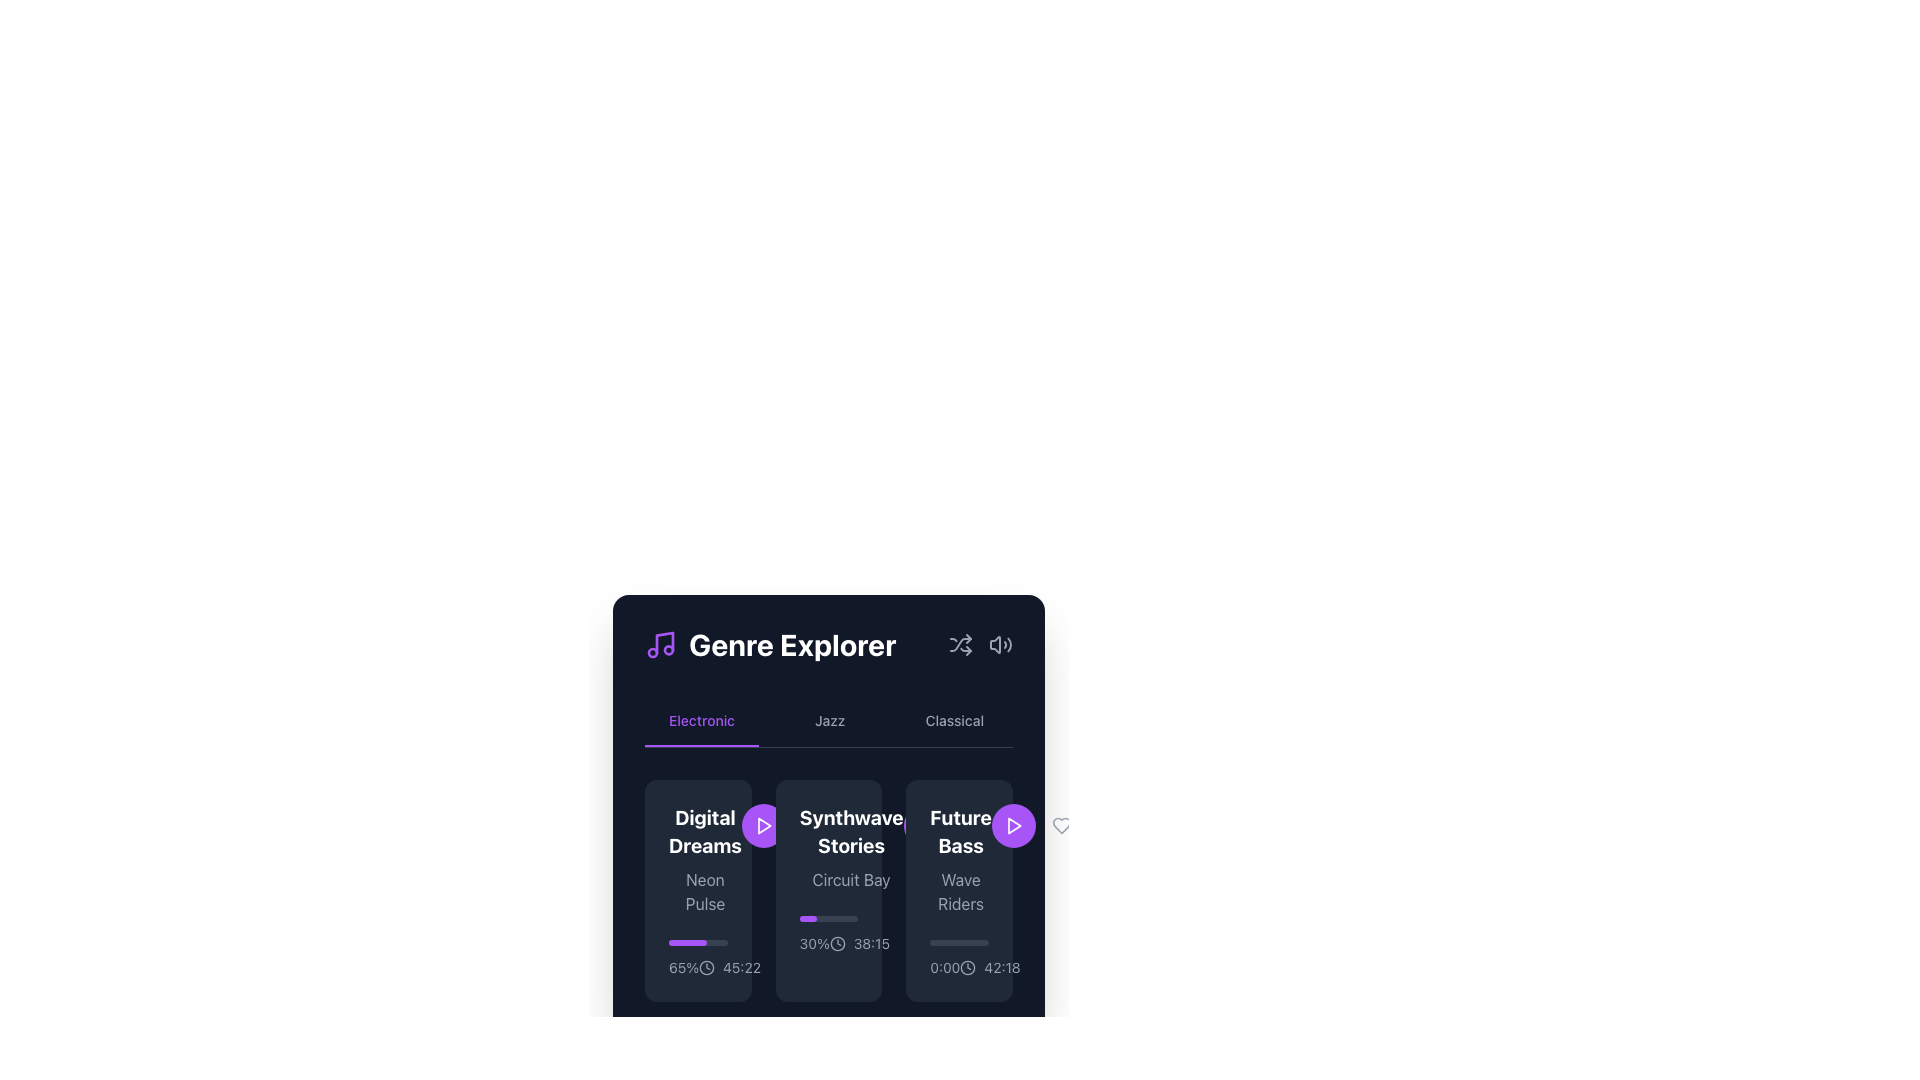 The width and height of the screenshot is (1920, 1080). What do you see at coordinates (701, 721) in the screenshot?
I see `the first interactive text label in the navigation menu` at bounding box center [701, 721].